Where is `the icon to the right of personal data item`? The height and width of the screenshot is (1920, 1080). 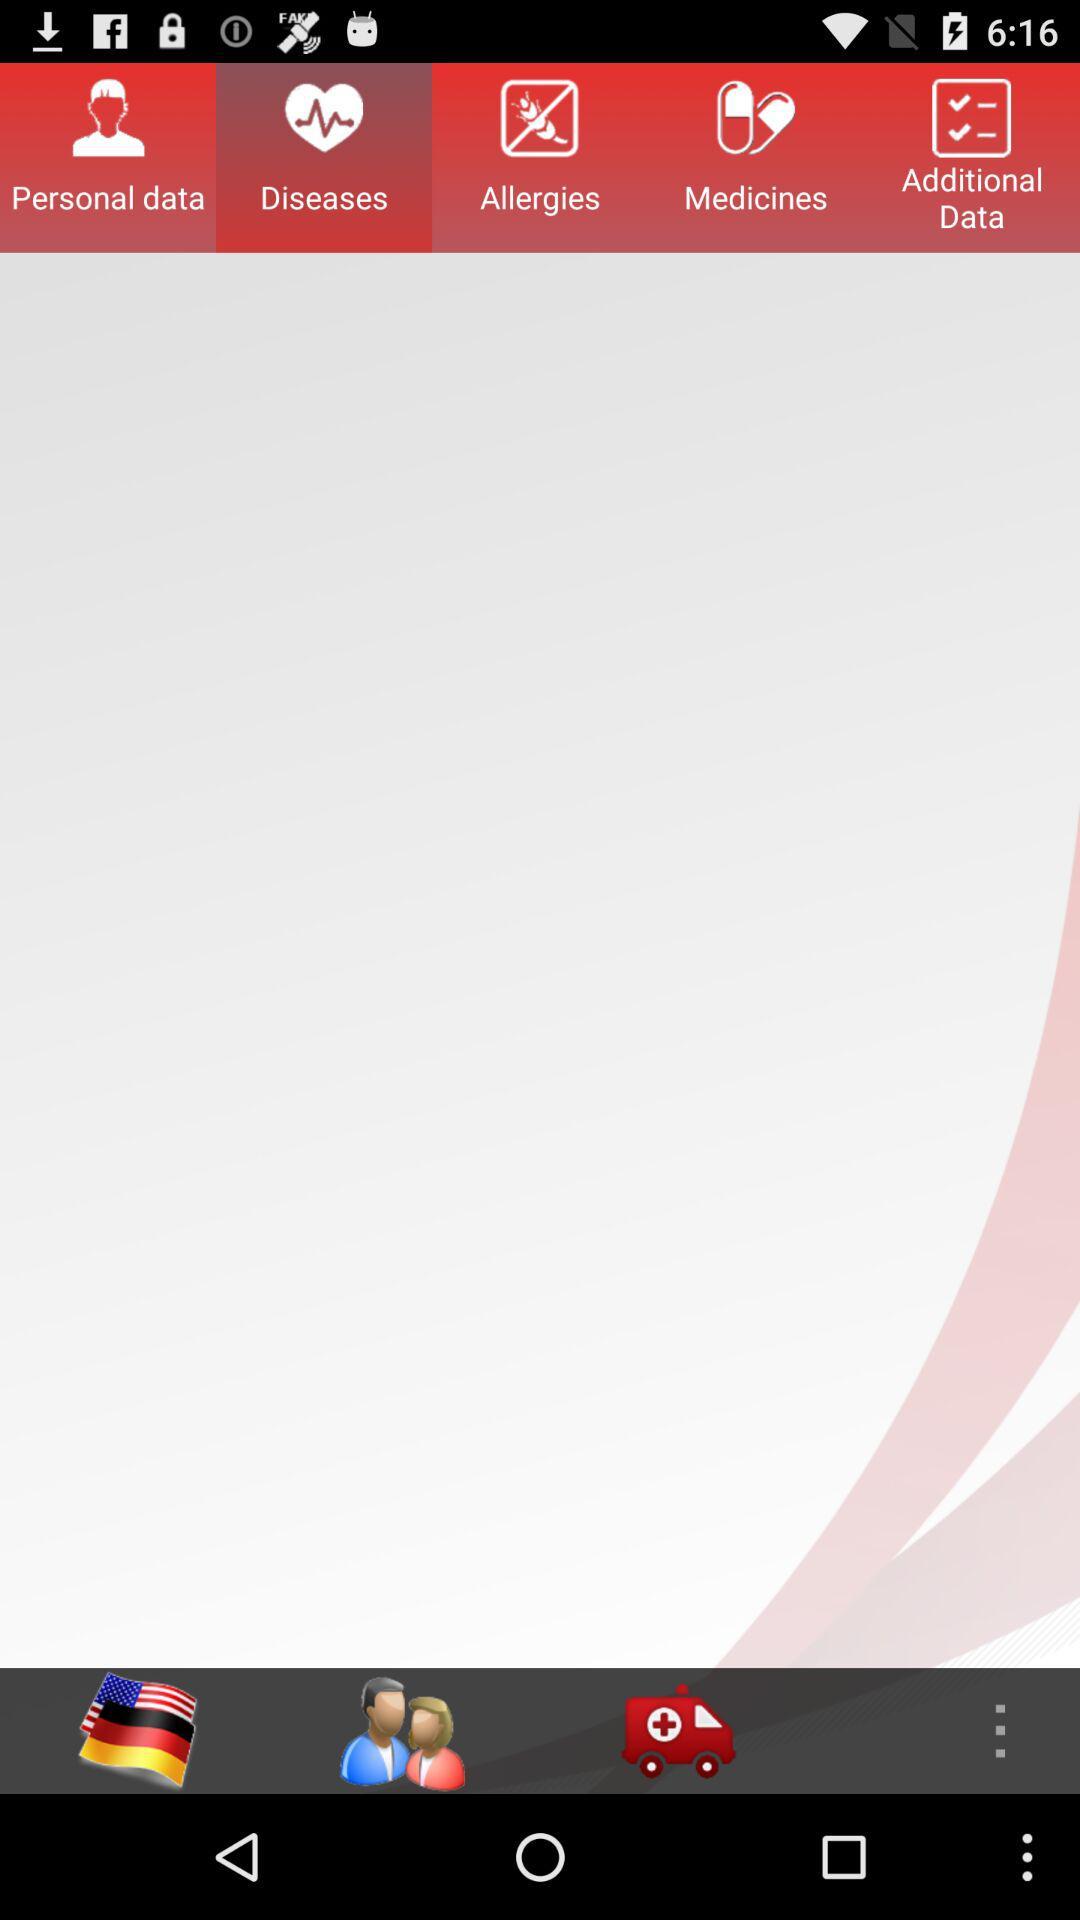 the icon to the right of personal data item is located at coordinates (323, 156).